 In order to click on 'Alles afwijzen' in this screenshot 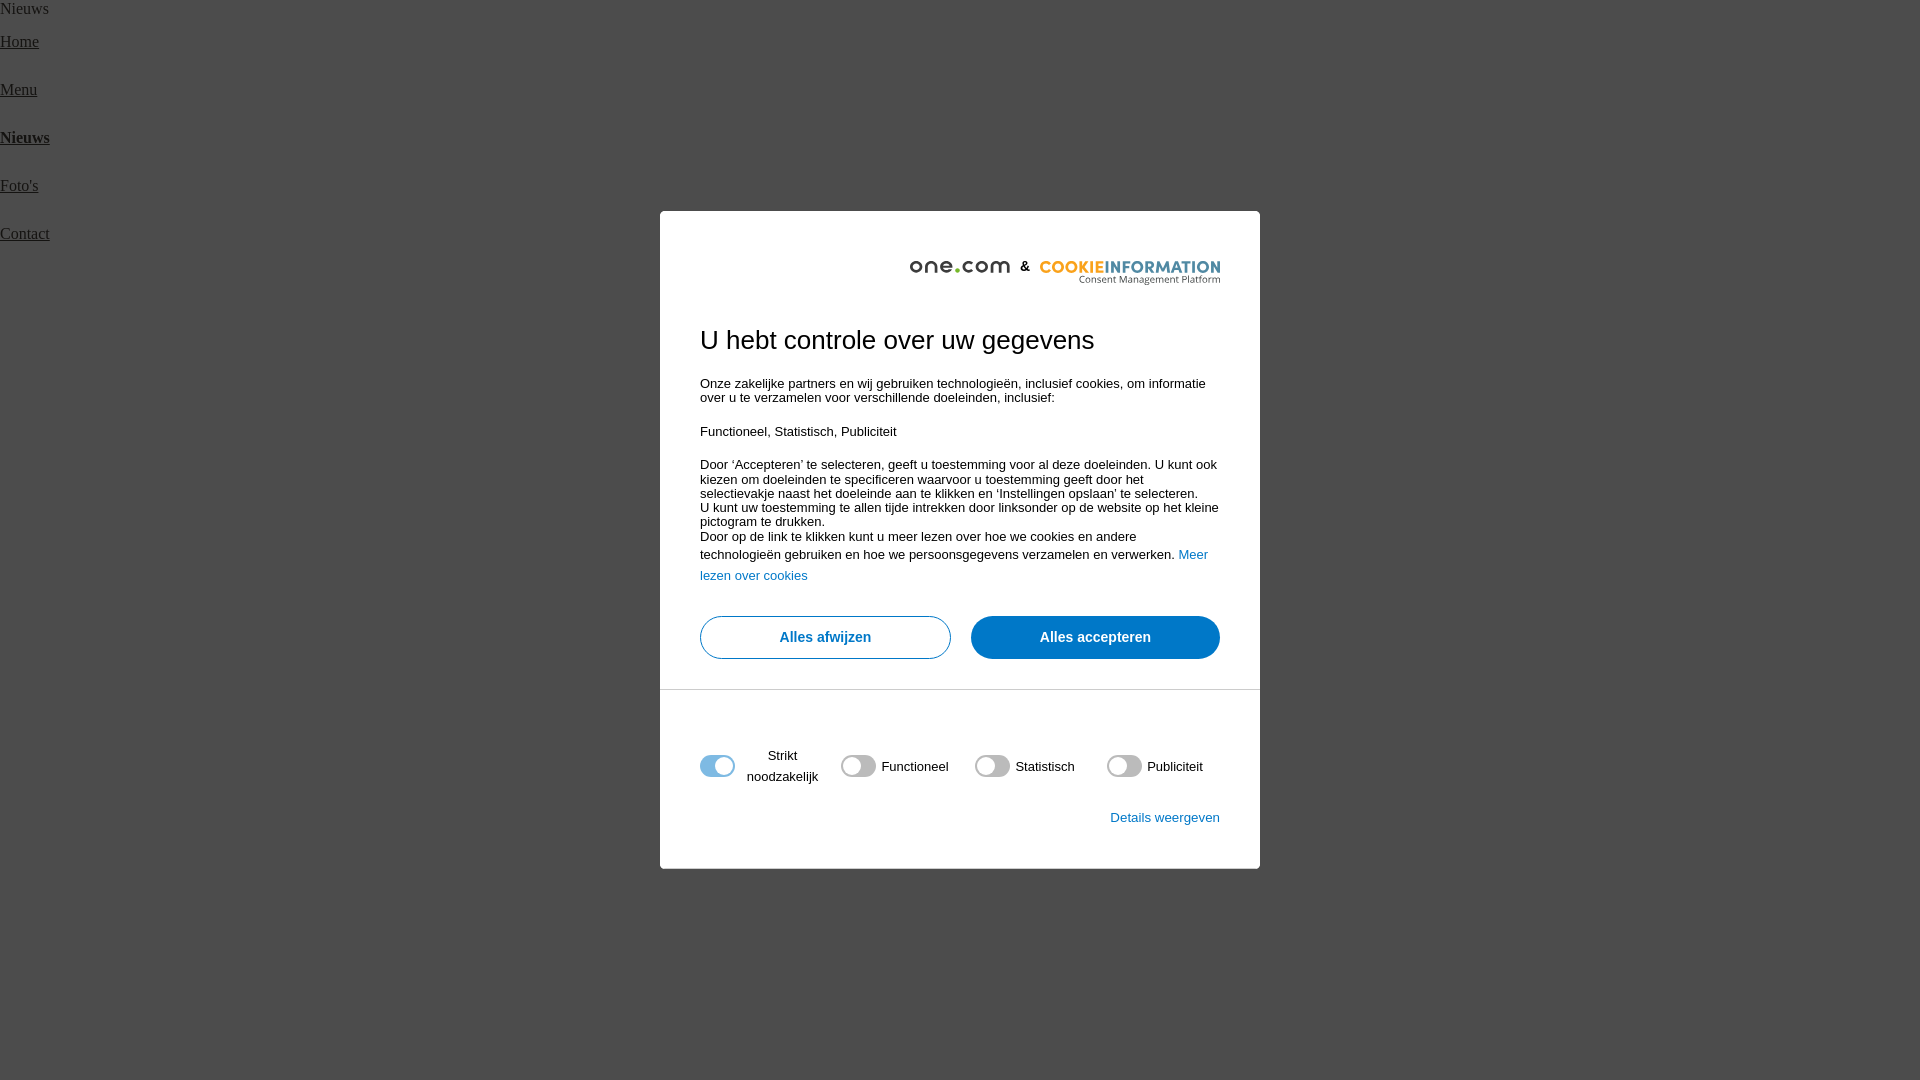, I will do `click(825, 637)`.